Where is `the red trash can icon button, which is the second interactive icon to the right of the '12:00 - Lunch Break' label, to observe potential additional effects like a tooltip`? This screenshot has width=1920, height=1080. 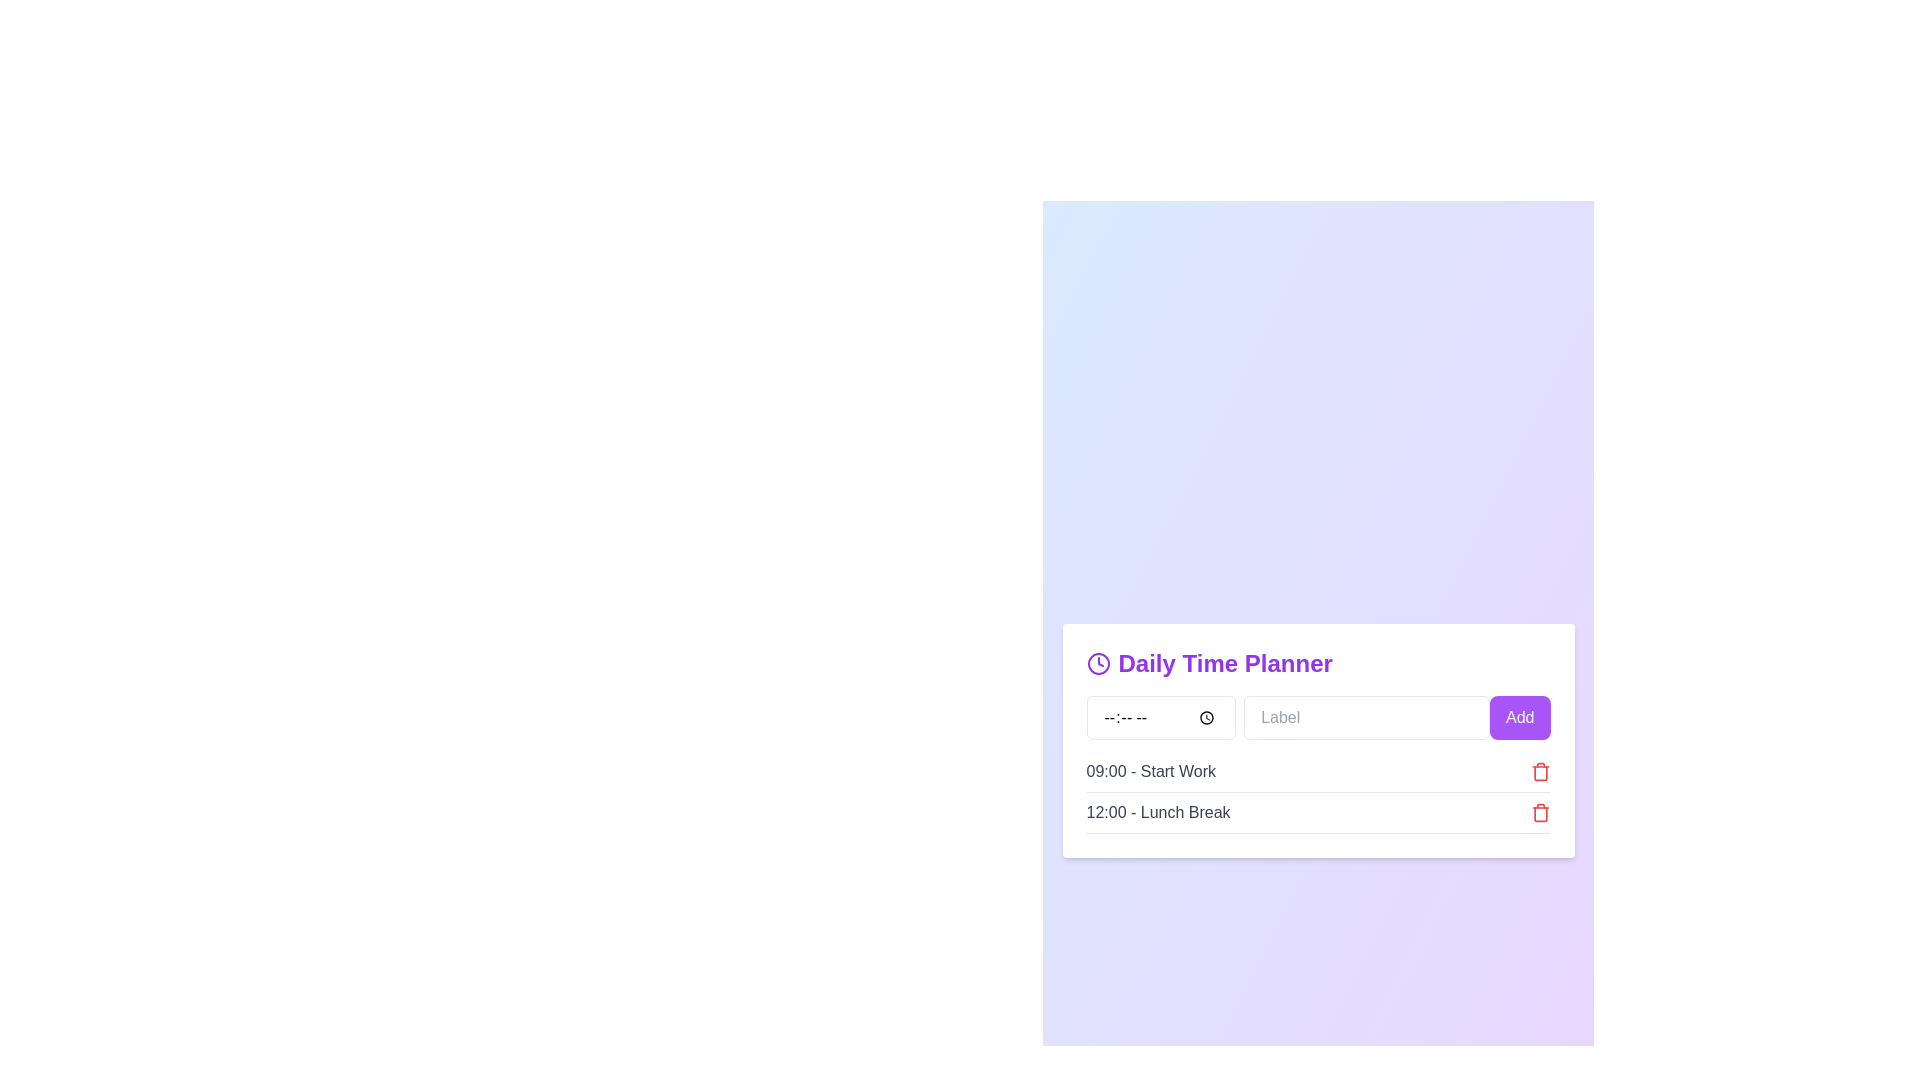
the red trash can icon button, which is the second interactive icon to the right of the '12:00 - Lunch Break' label, to observe potential additional effects like a tooltip is located at coordinates (1539, 813).